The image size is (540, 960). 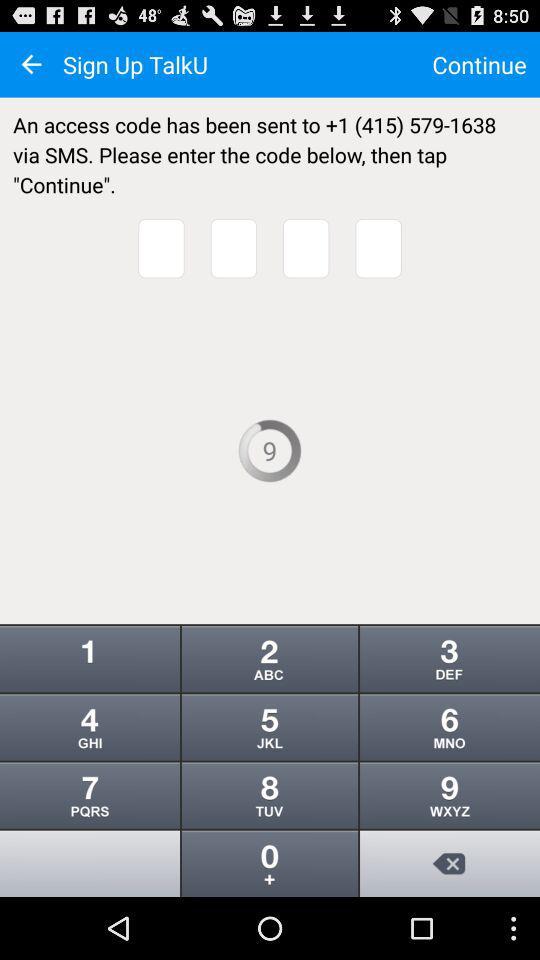 I want to click on the more icon, so click(x=270, y=850).